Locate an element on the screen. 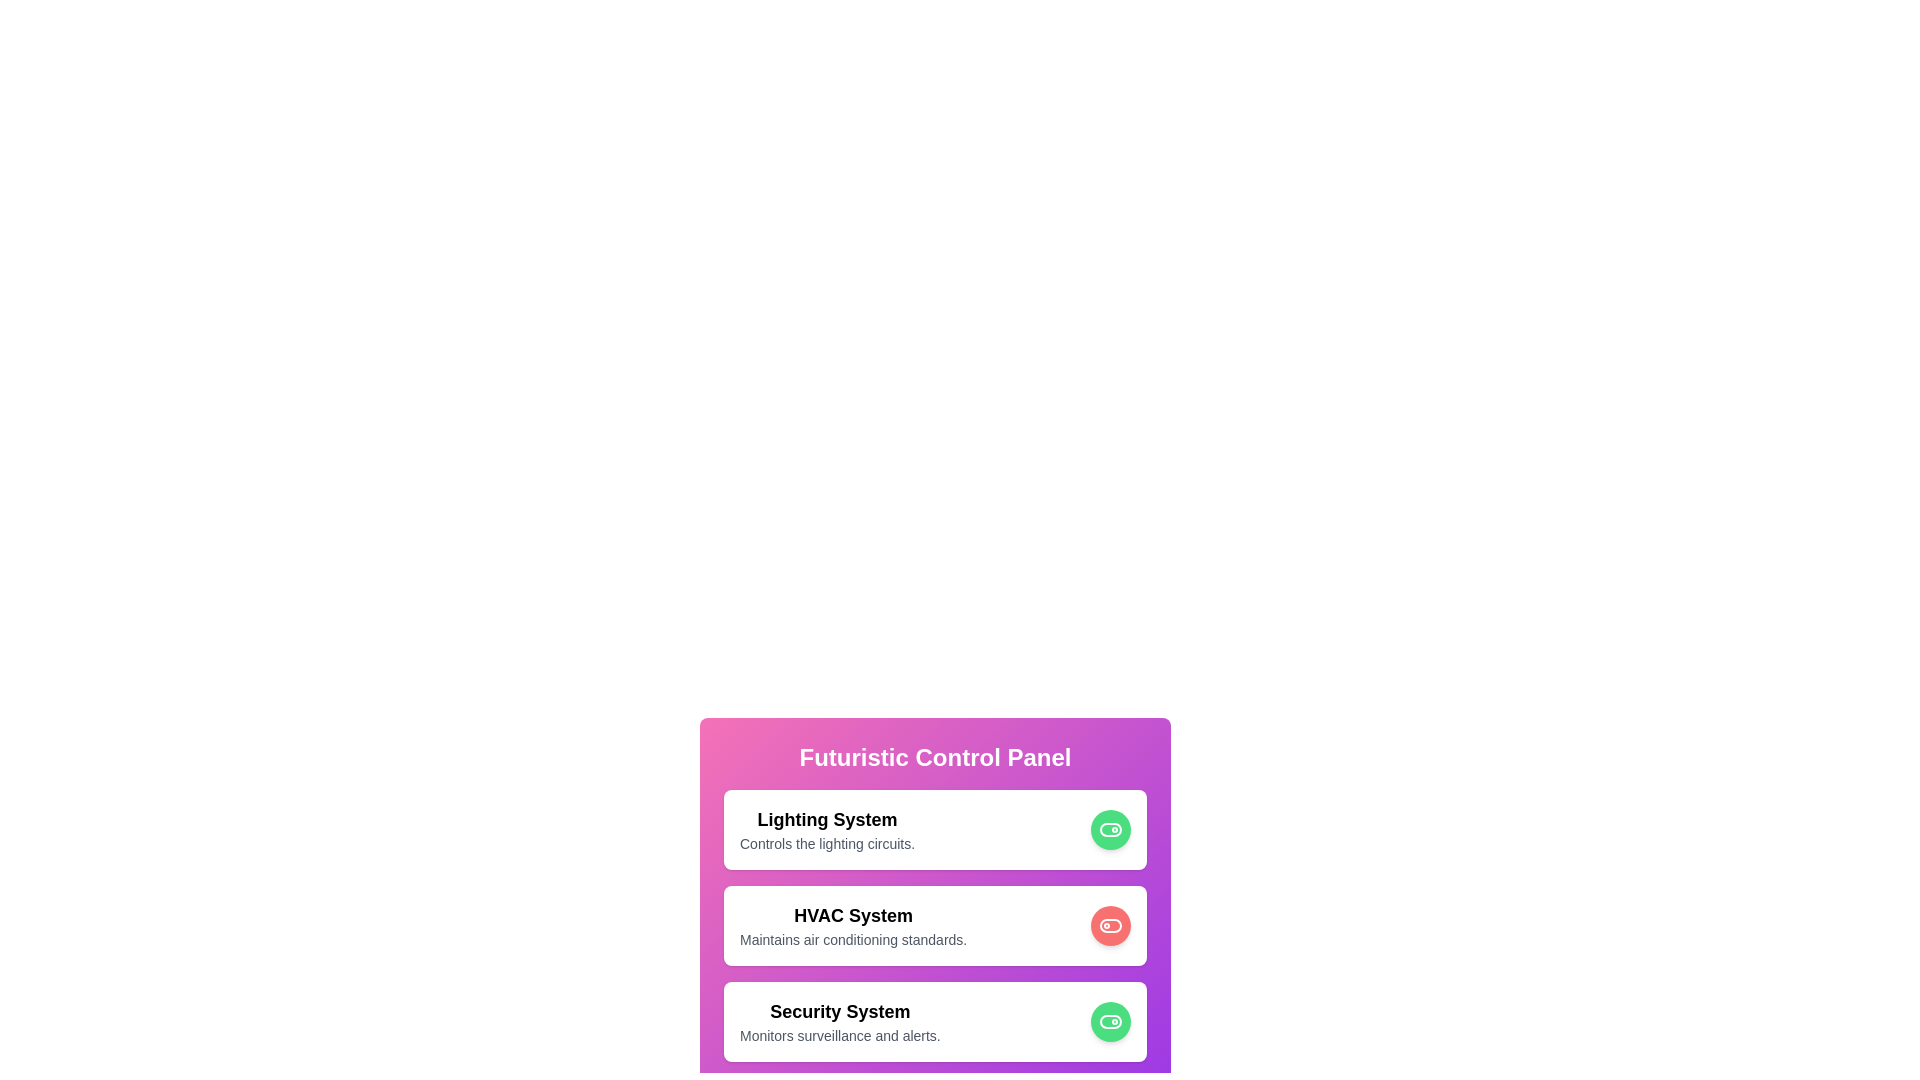 This screenshot has width=1920, height=1080. the title area of the control panel is located at coordinates (934, 758).